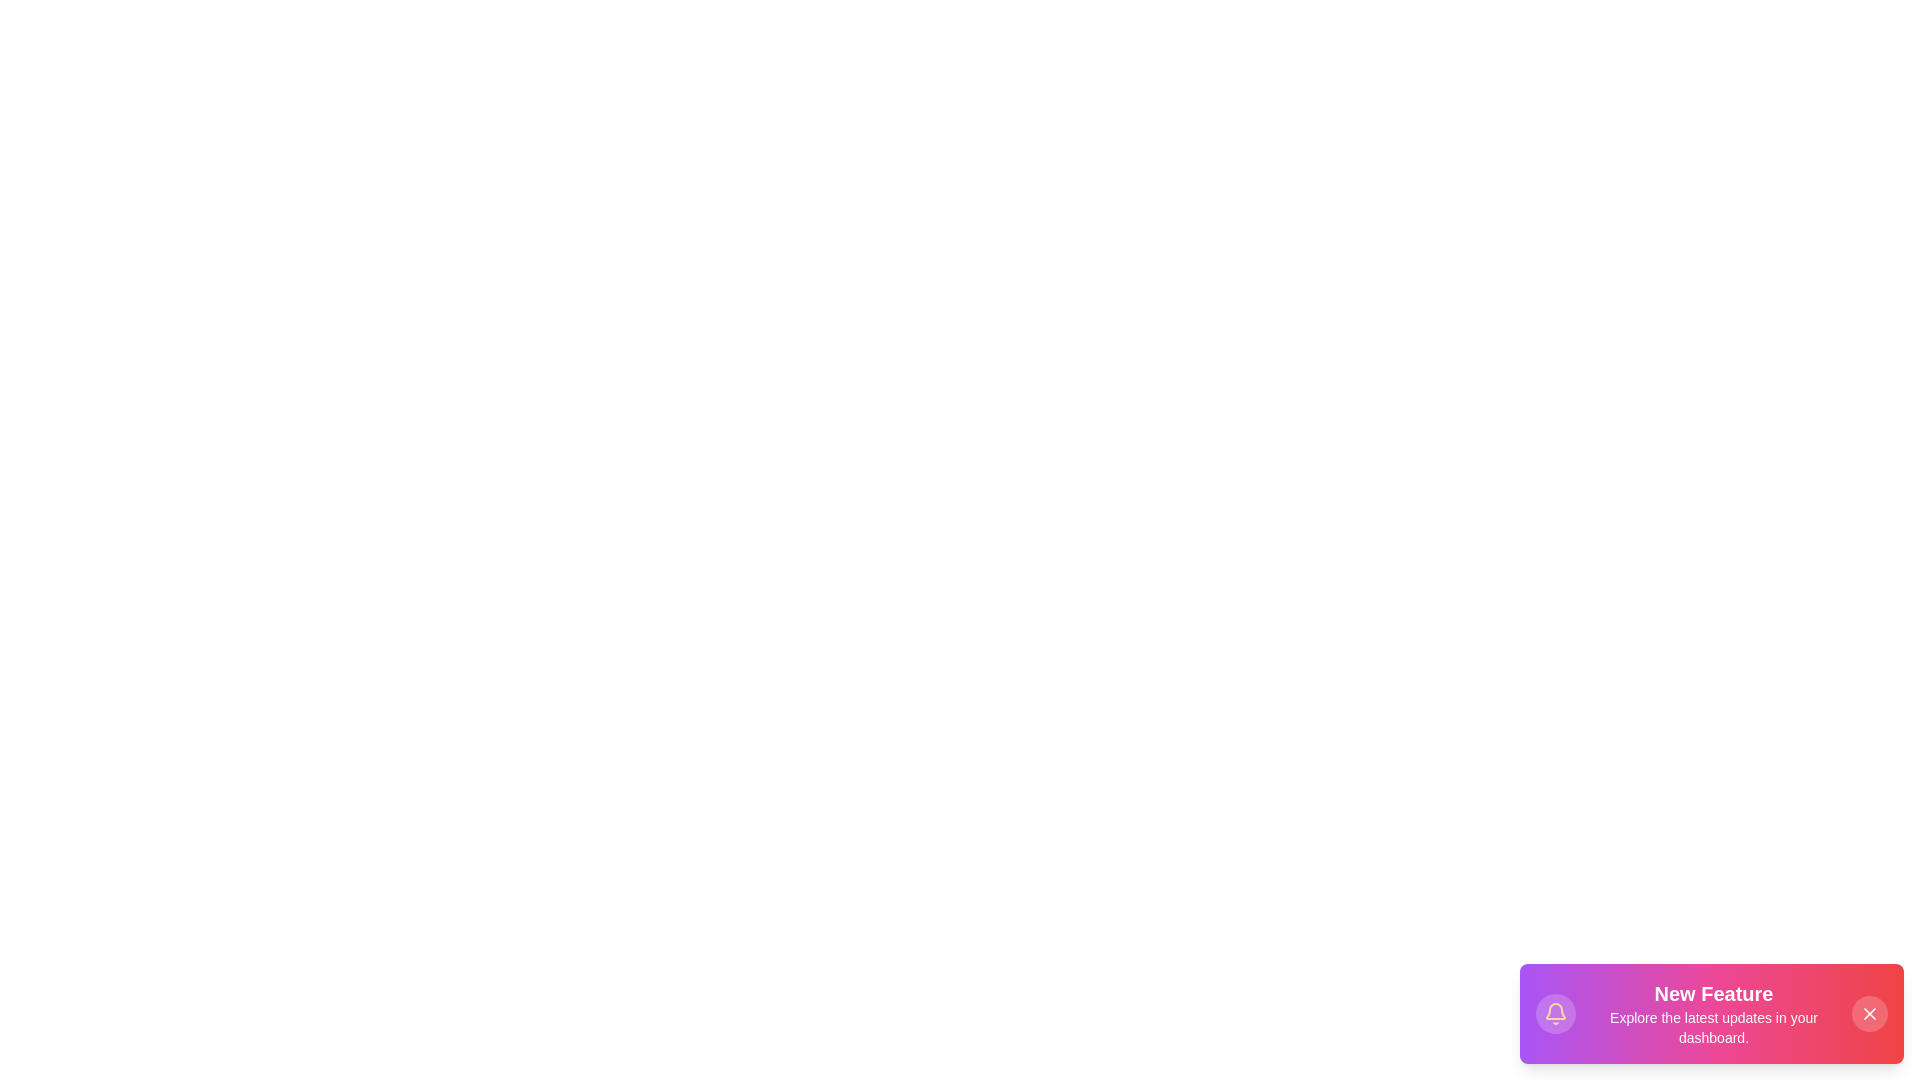 This screenshot has height=1080, width=1920. Describe the element at coordinates (1554, 1014) in the screenshot. I see `the bell icon in the StylishSnackbar component` at that location.